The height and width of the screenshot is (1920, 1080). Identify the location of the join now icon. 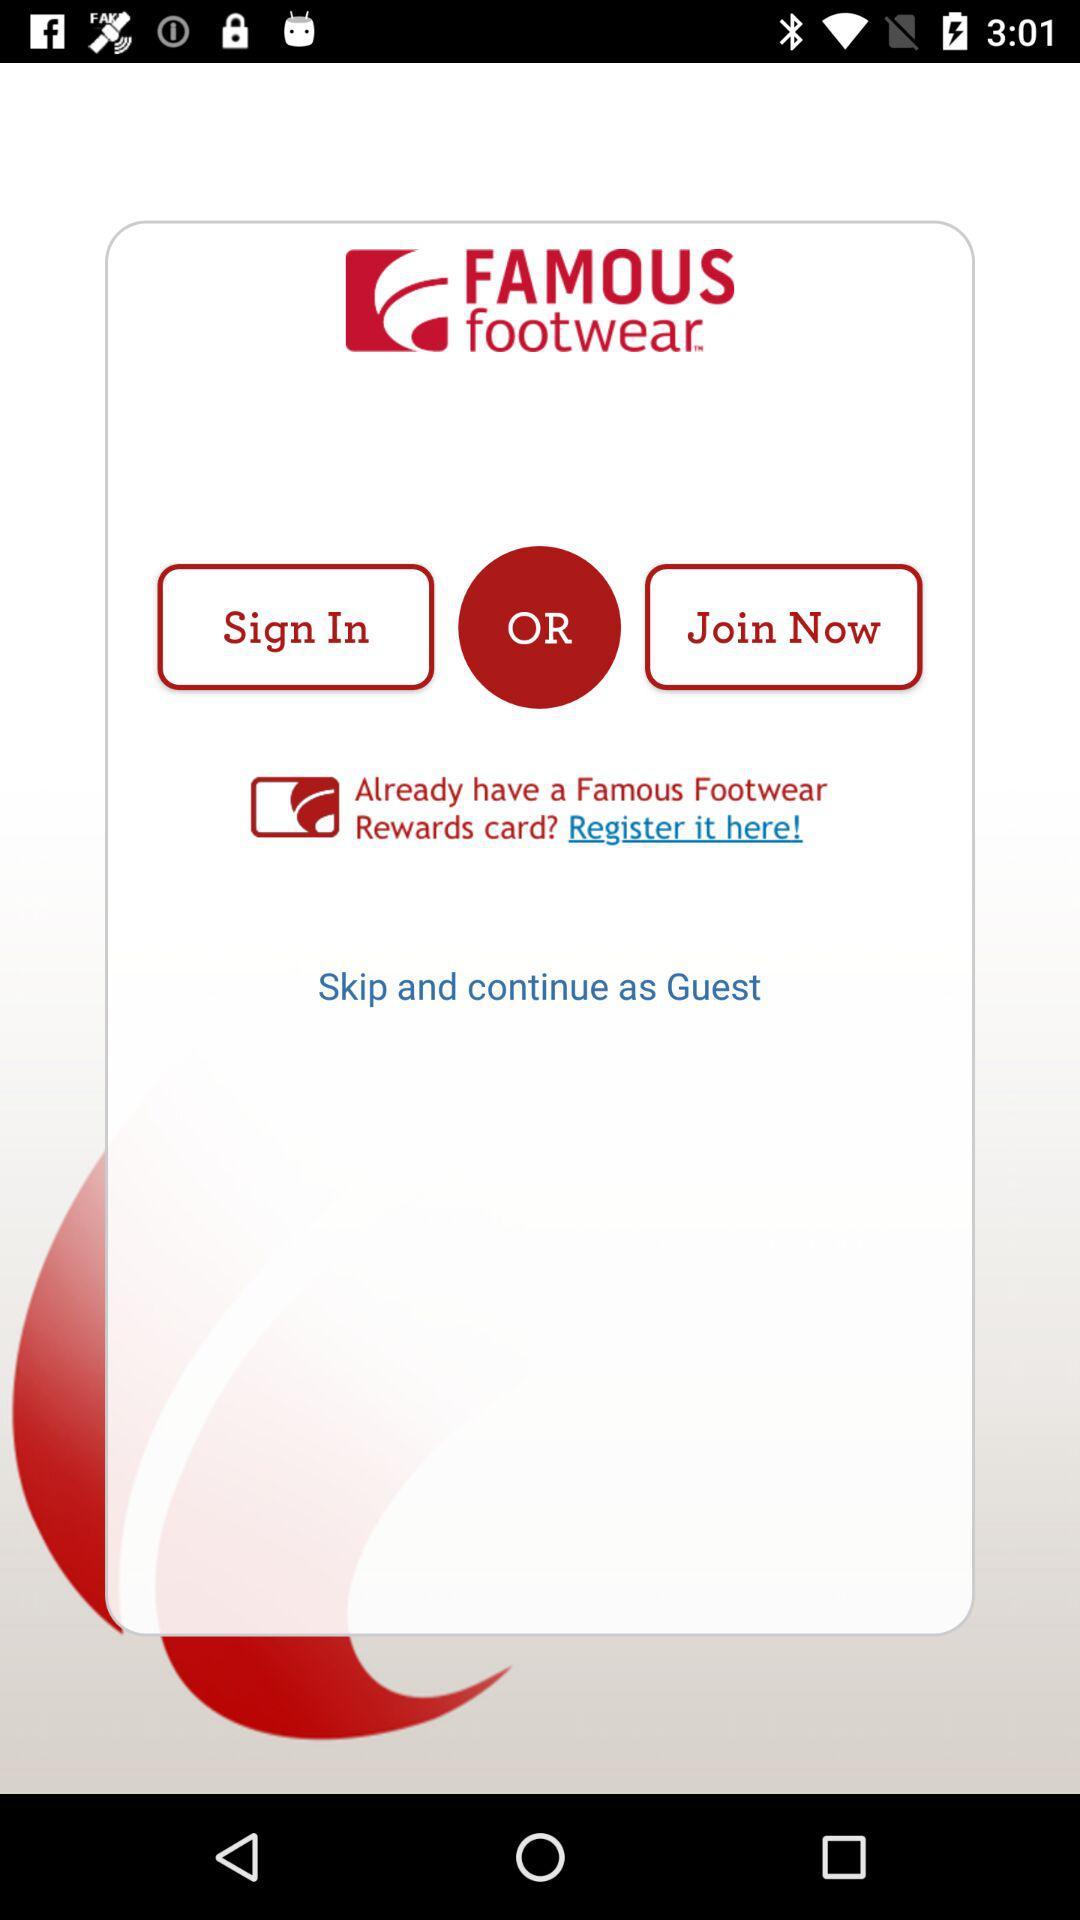
(782, 626).